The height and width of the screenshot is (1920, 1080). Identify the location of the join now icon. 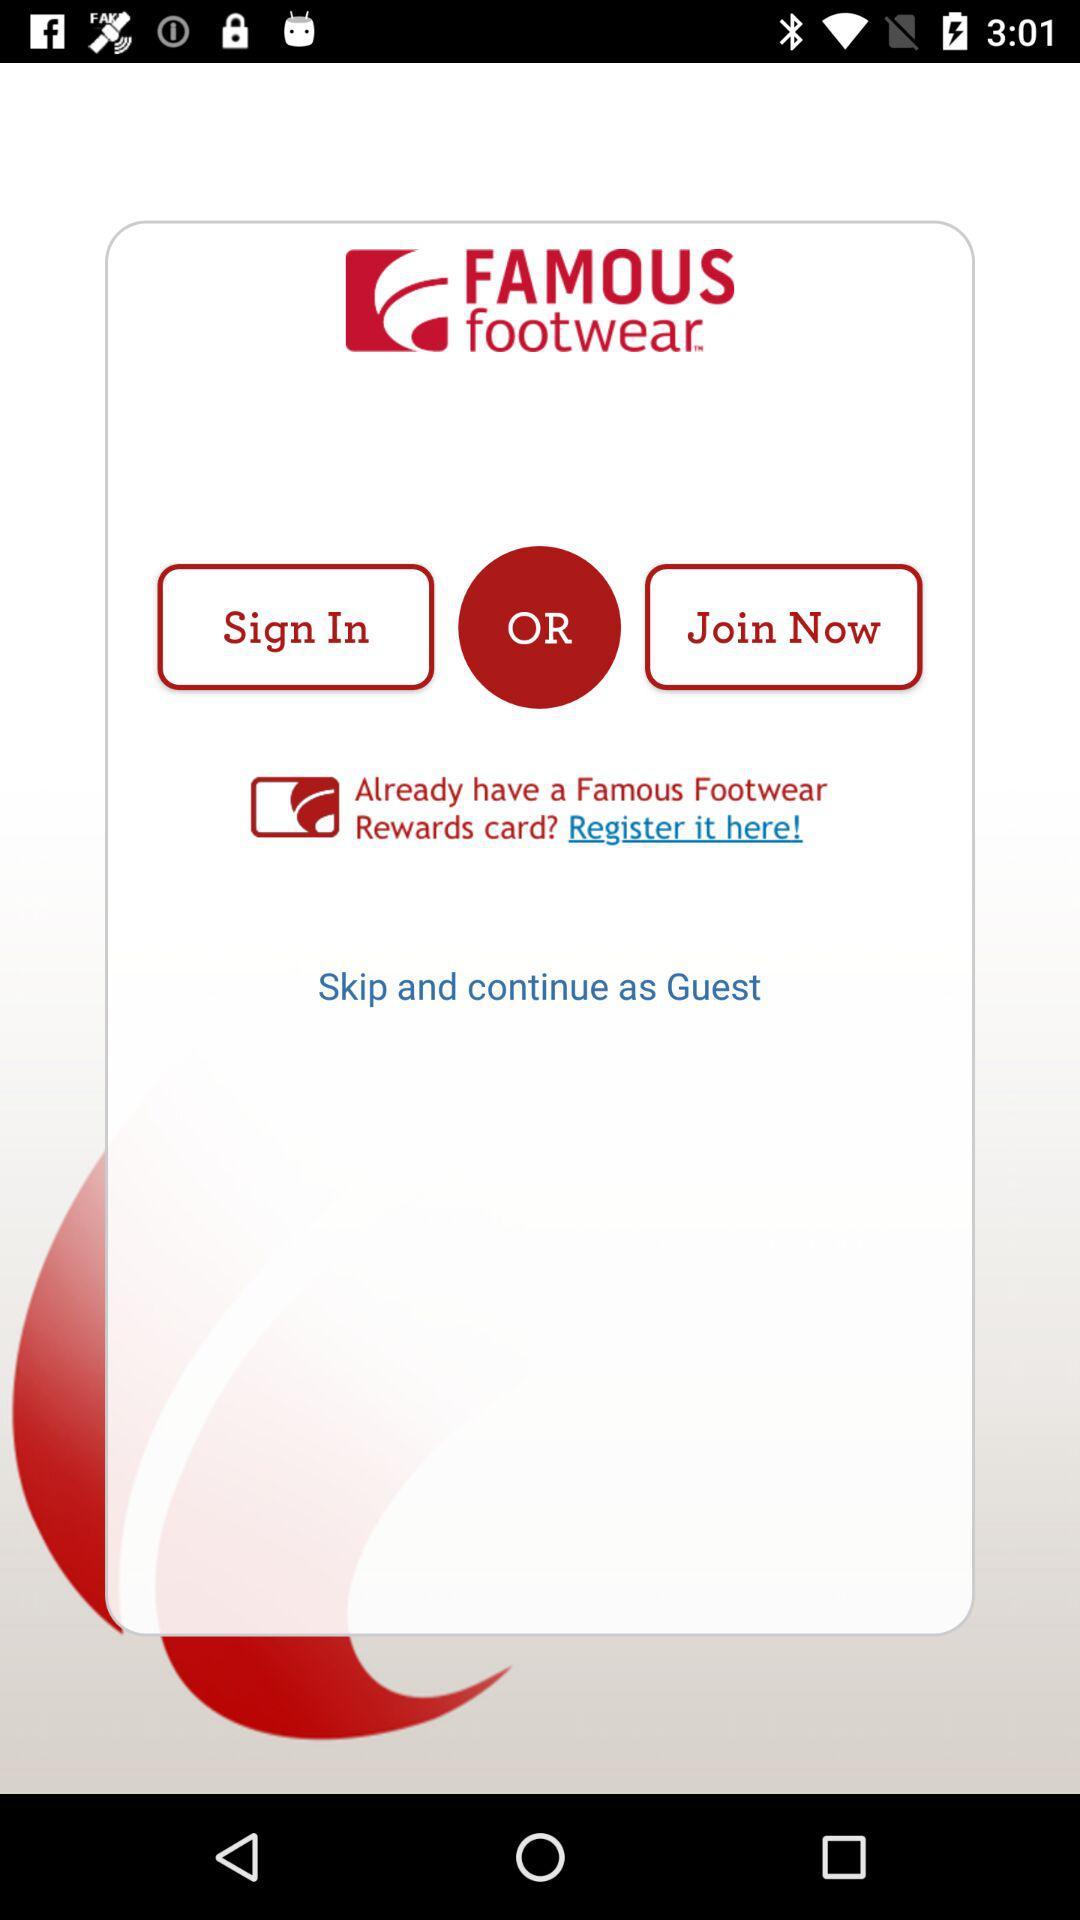
(782, 626).